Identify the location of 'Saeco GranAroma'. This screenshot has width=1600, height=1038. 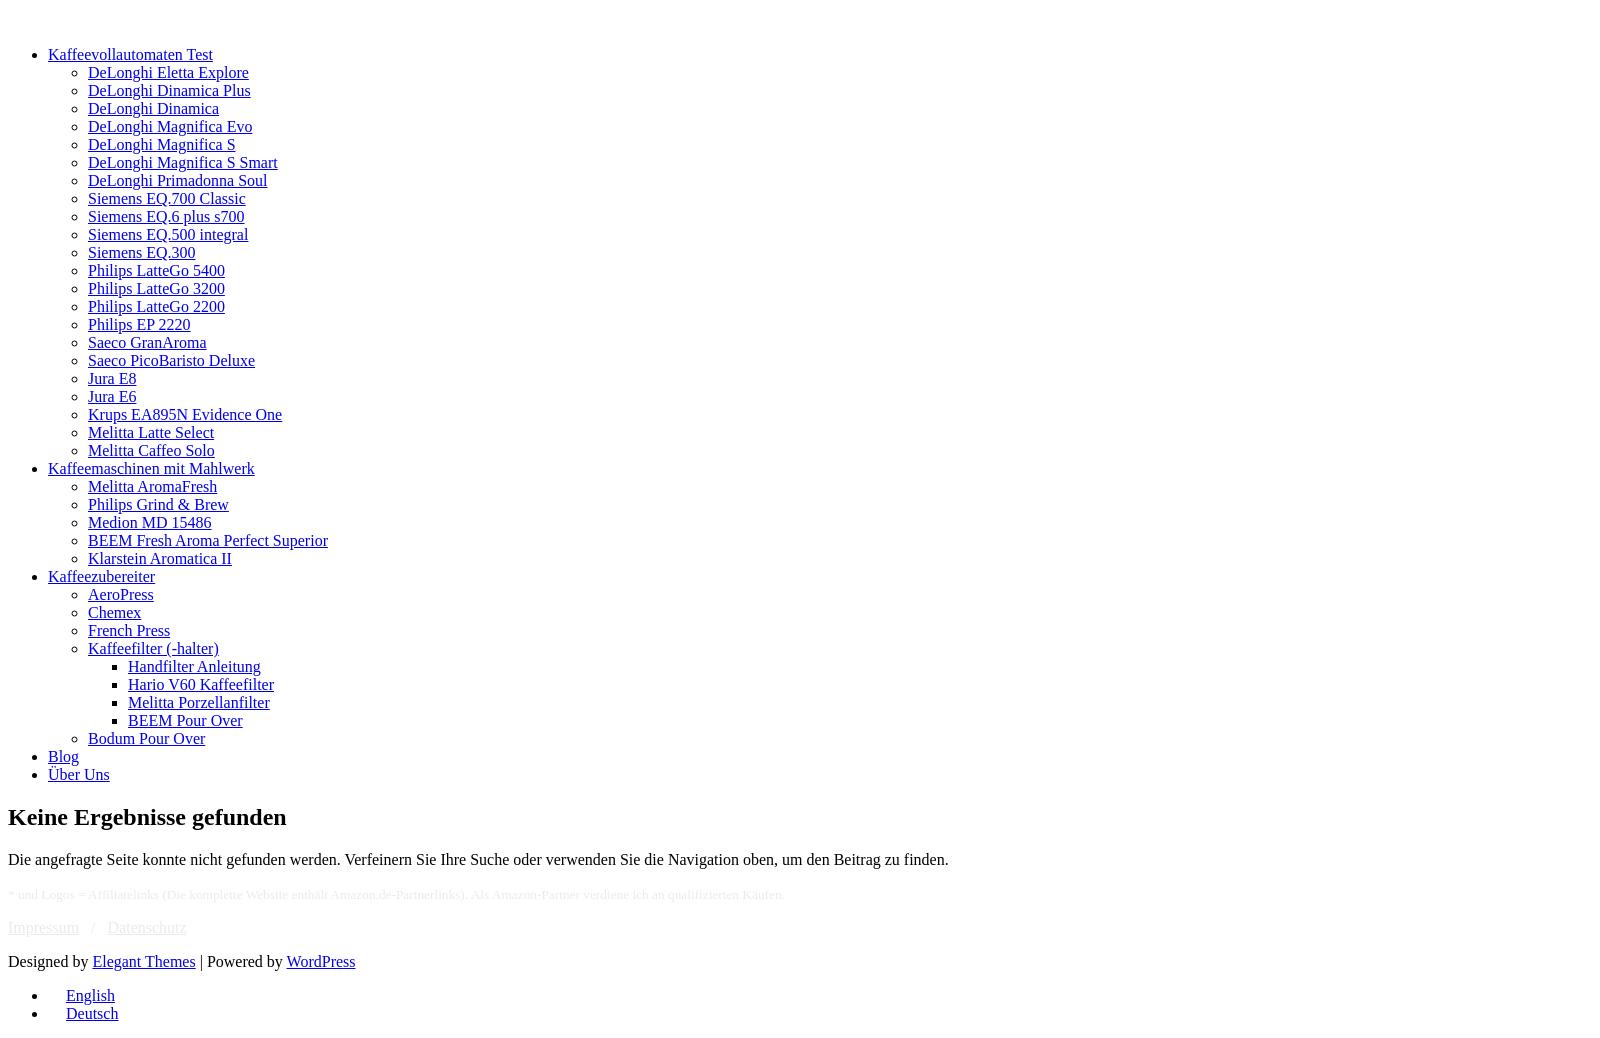
(146, 342).